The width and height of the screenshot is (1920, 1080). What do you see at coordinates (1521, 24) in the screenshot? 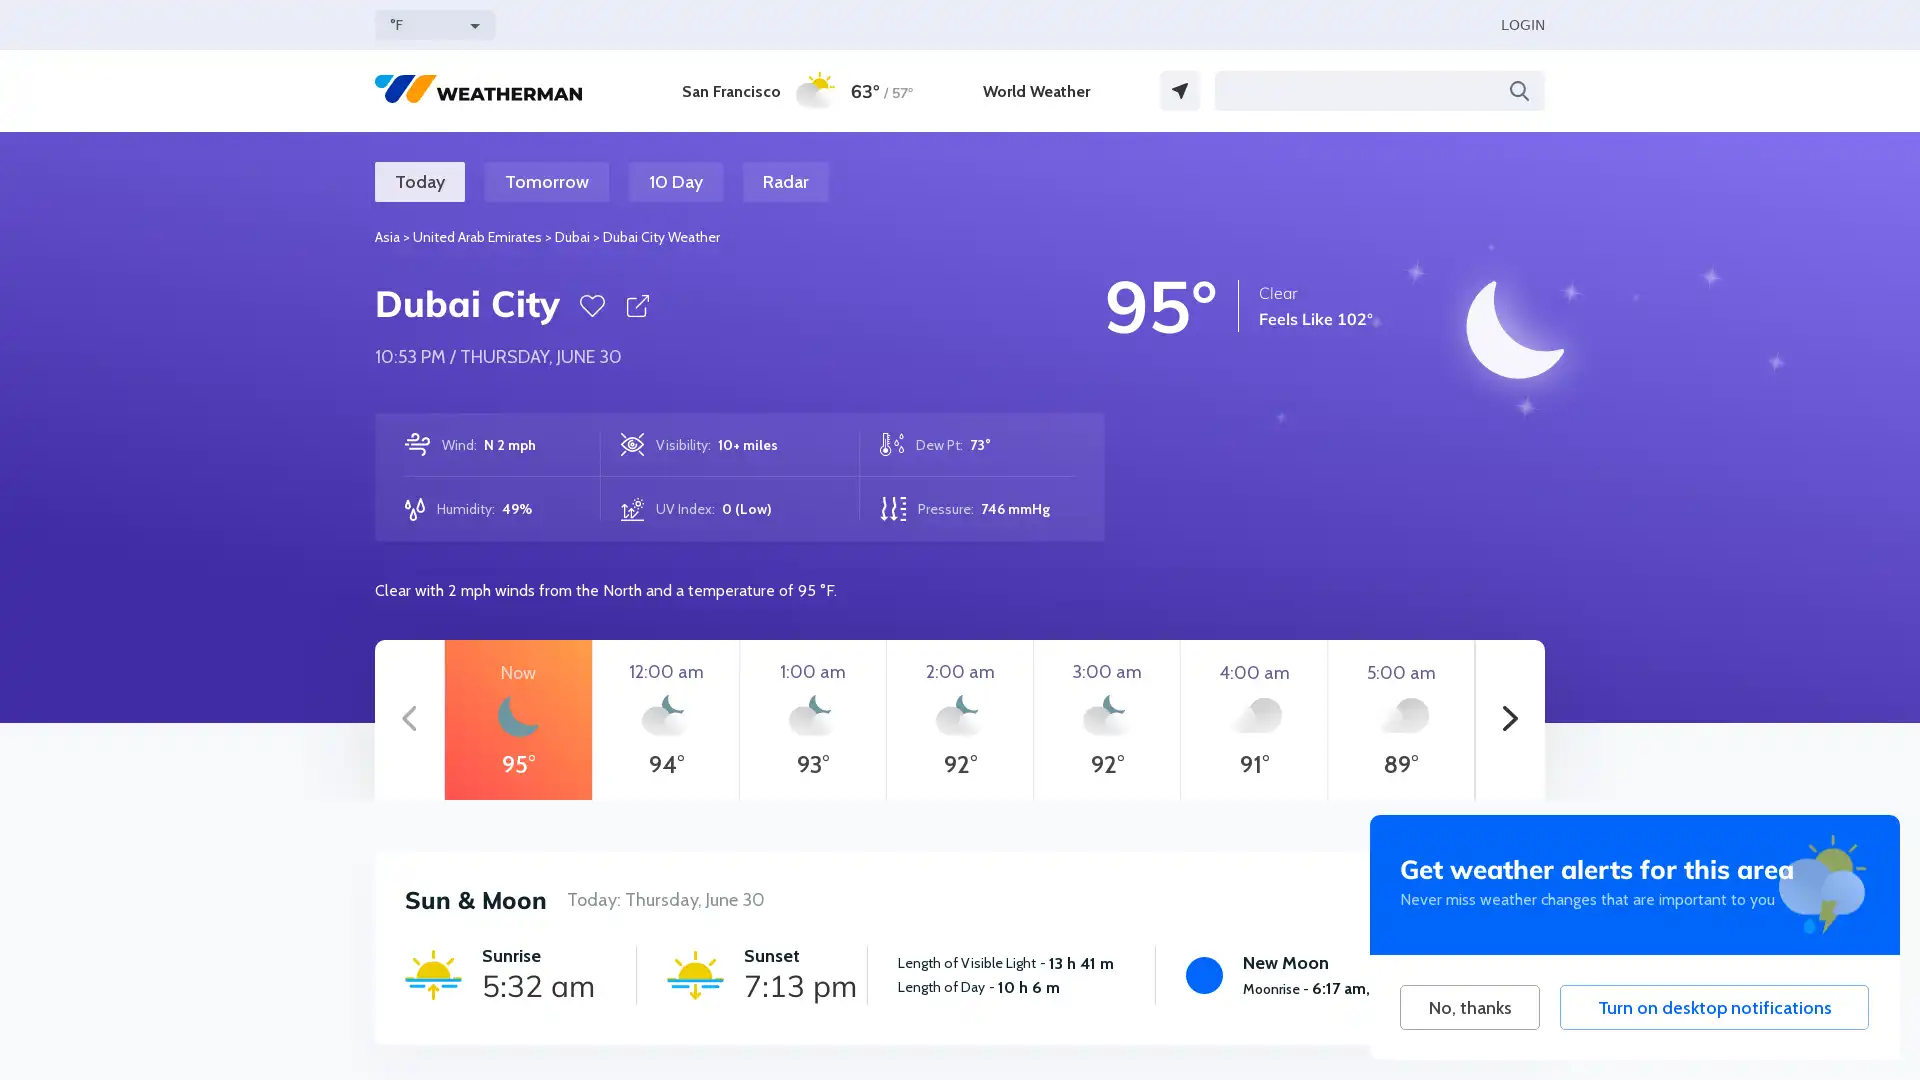
I see `LOGIN` at bounding box center [1521, 24].